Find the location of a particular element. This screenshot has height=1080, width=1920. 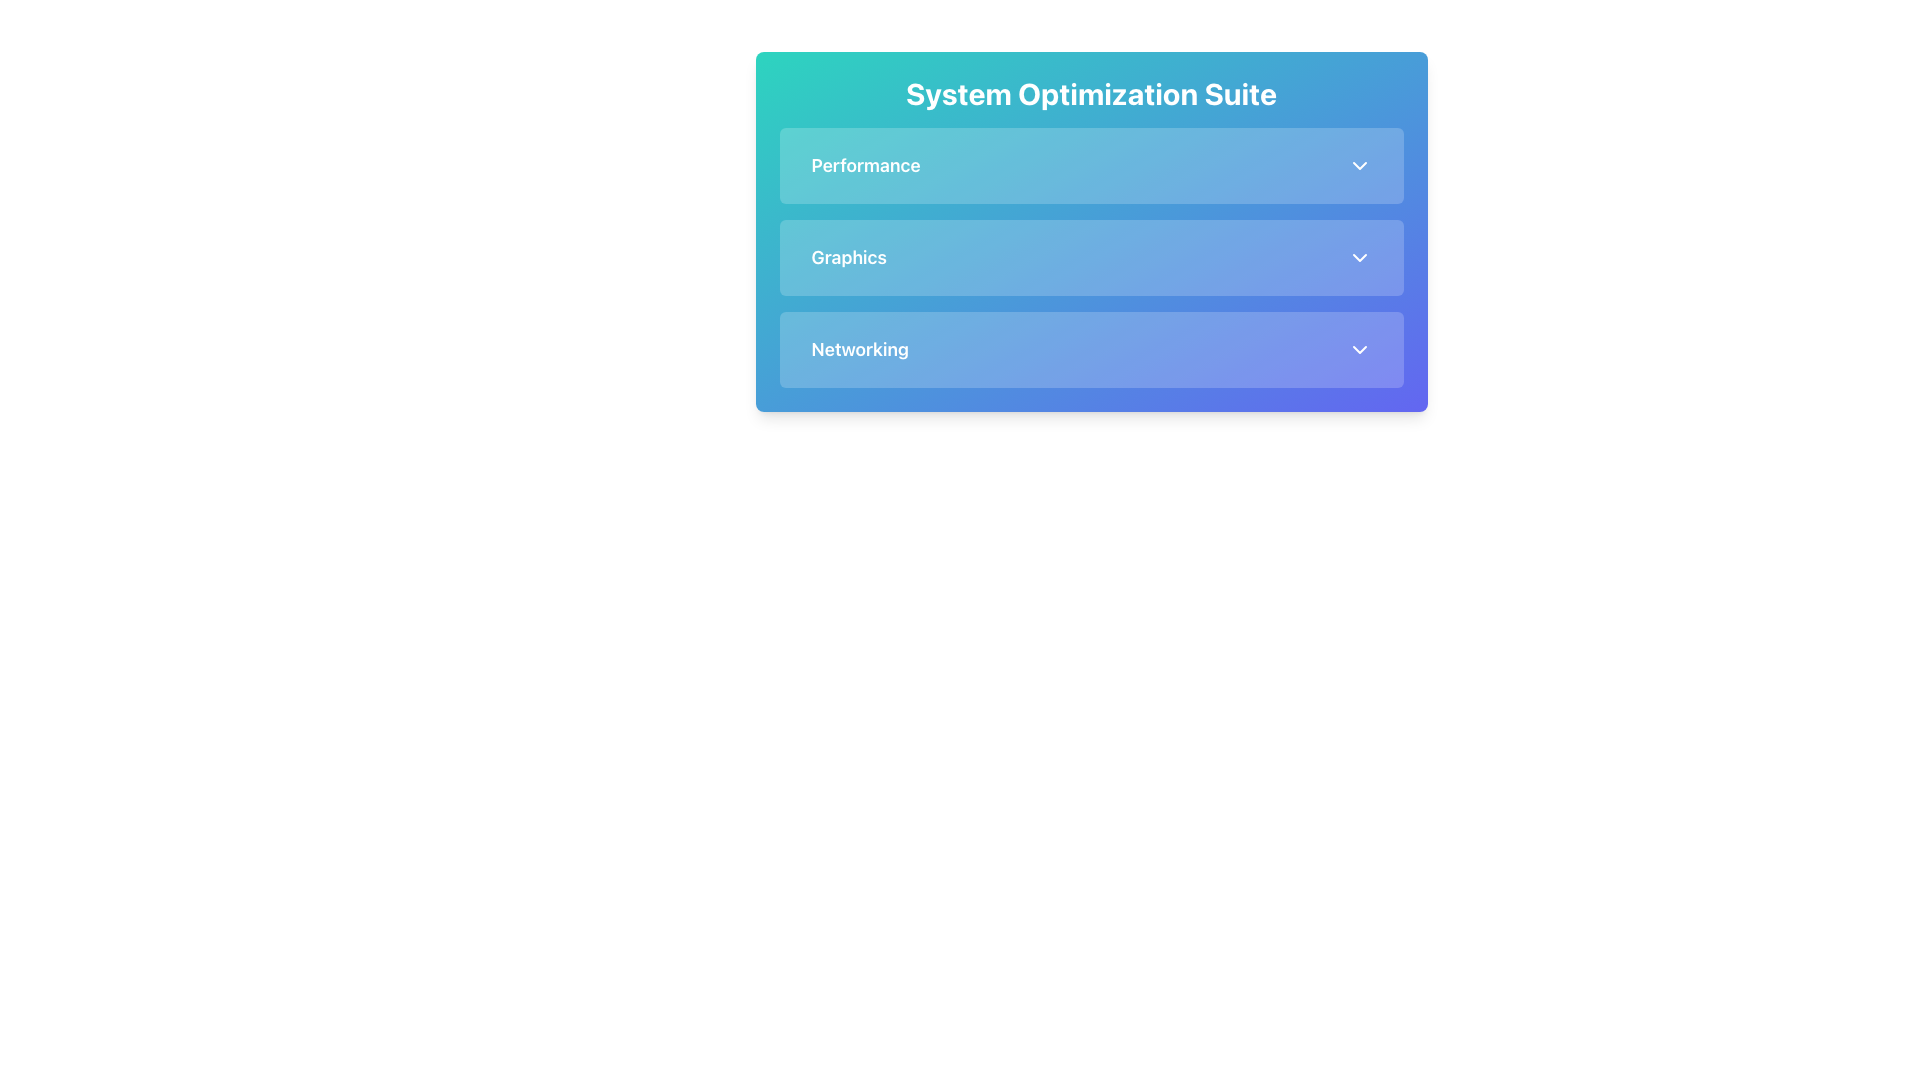

the down-pointing chevron icon located to the right of the 'Graphics' label is located at coordinates (1359, 257).